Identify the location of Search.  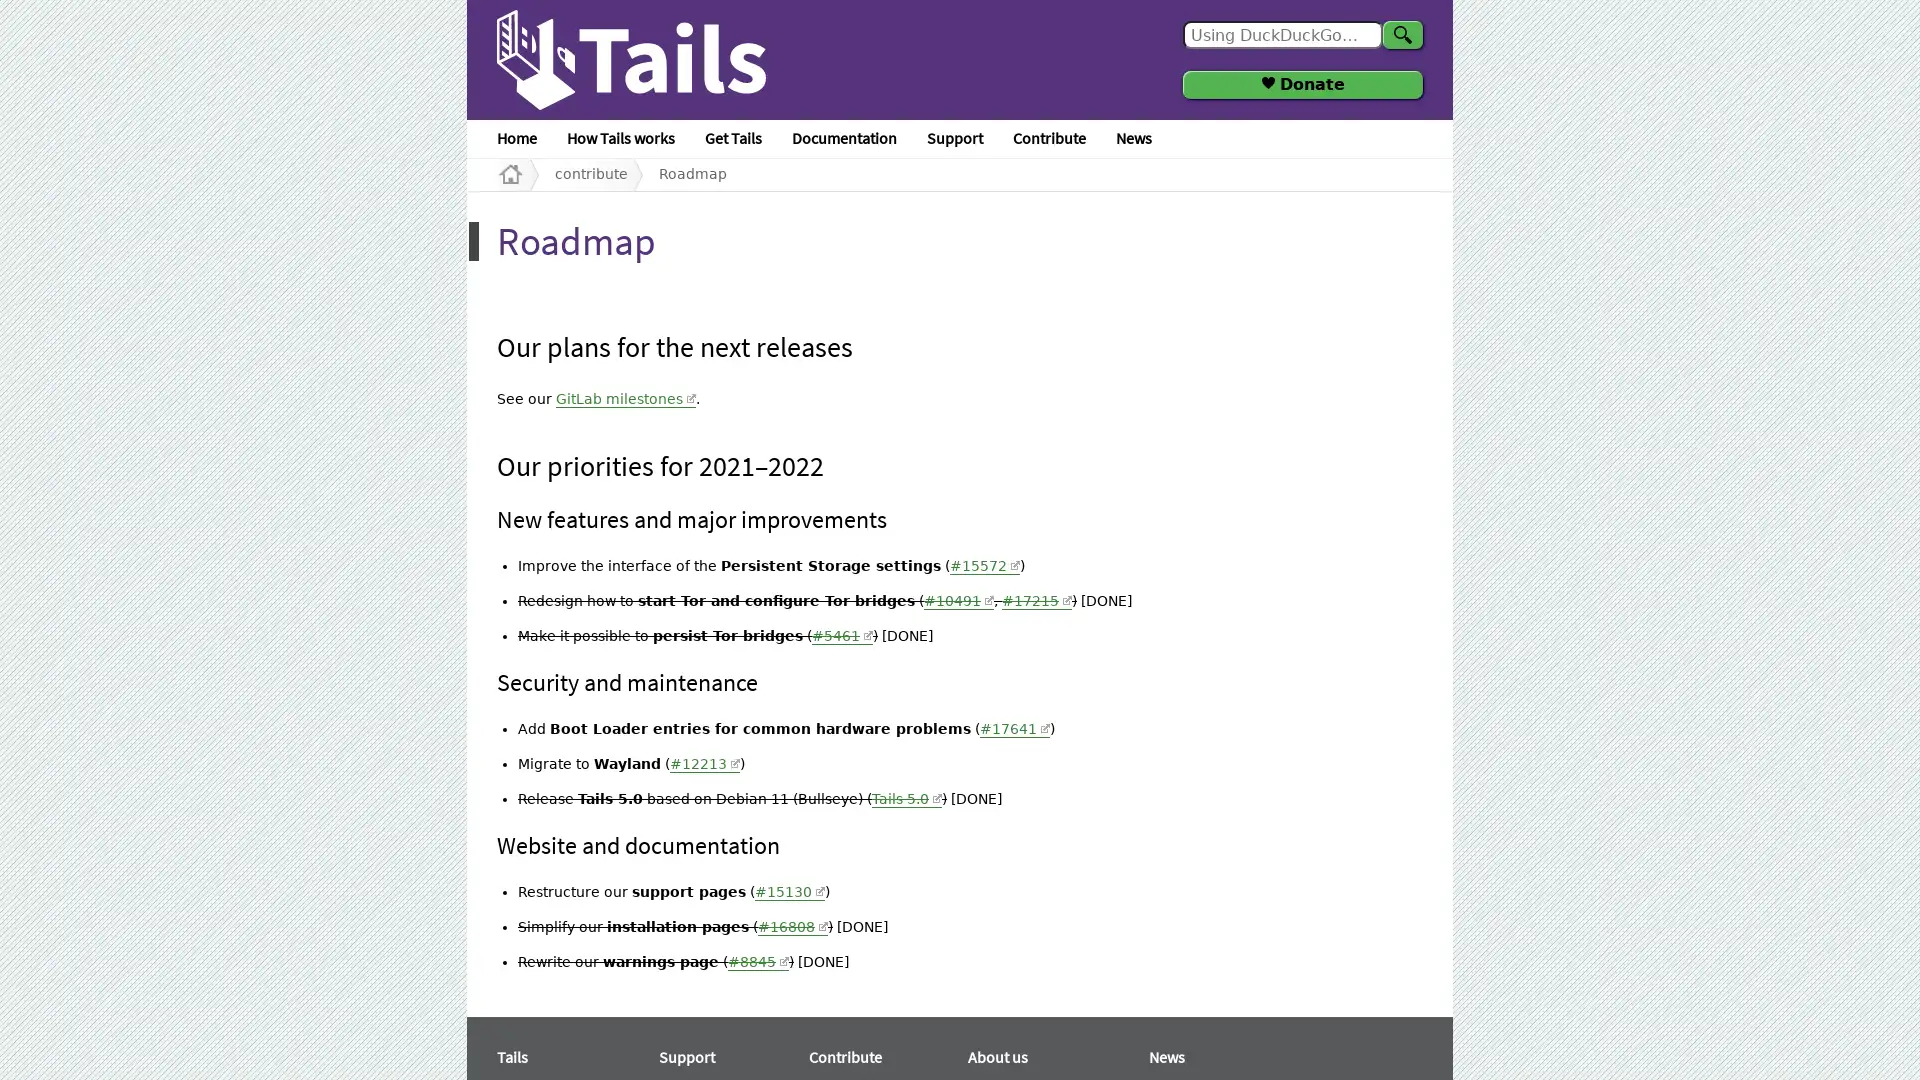
(1401, 34).